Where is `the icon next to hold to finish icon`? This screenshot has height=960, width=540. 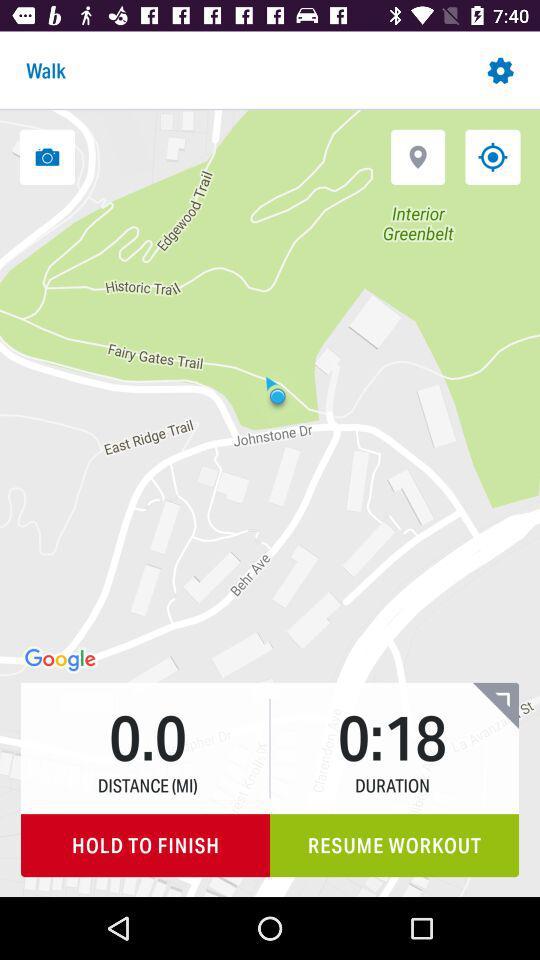 the icon next to hold to finish icon is located at coordinates (394, 844).